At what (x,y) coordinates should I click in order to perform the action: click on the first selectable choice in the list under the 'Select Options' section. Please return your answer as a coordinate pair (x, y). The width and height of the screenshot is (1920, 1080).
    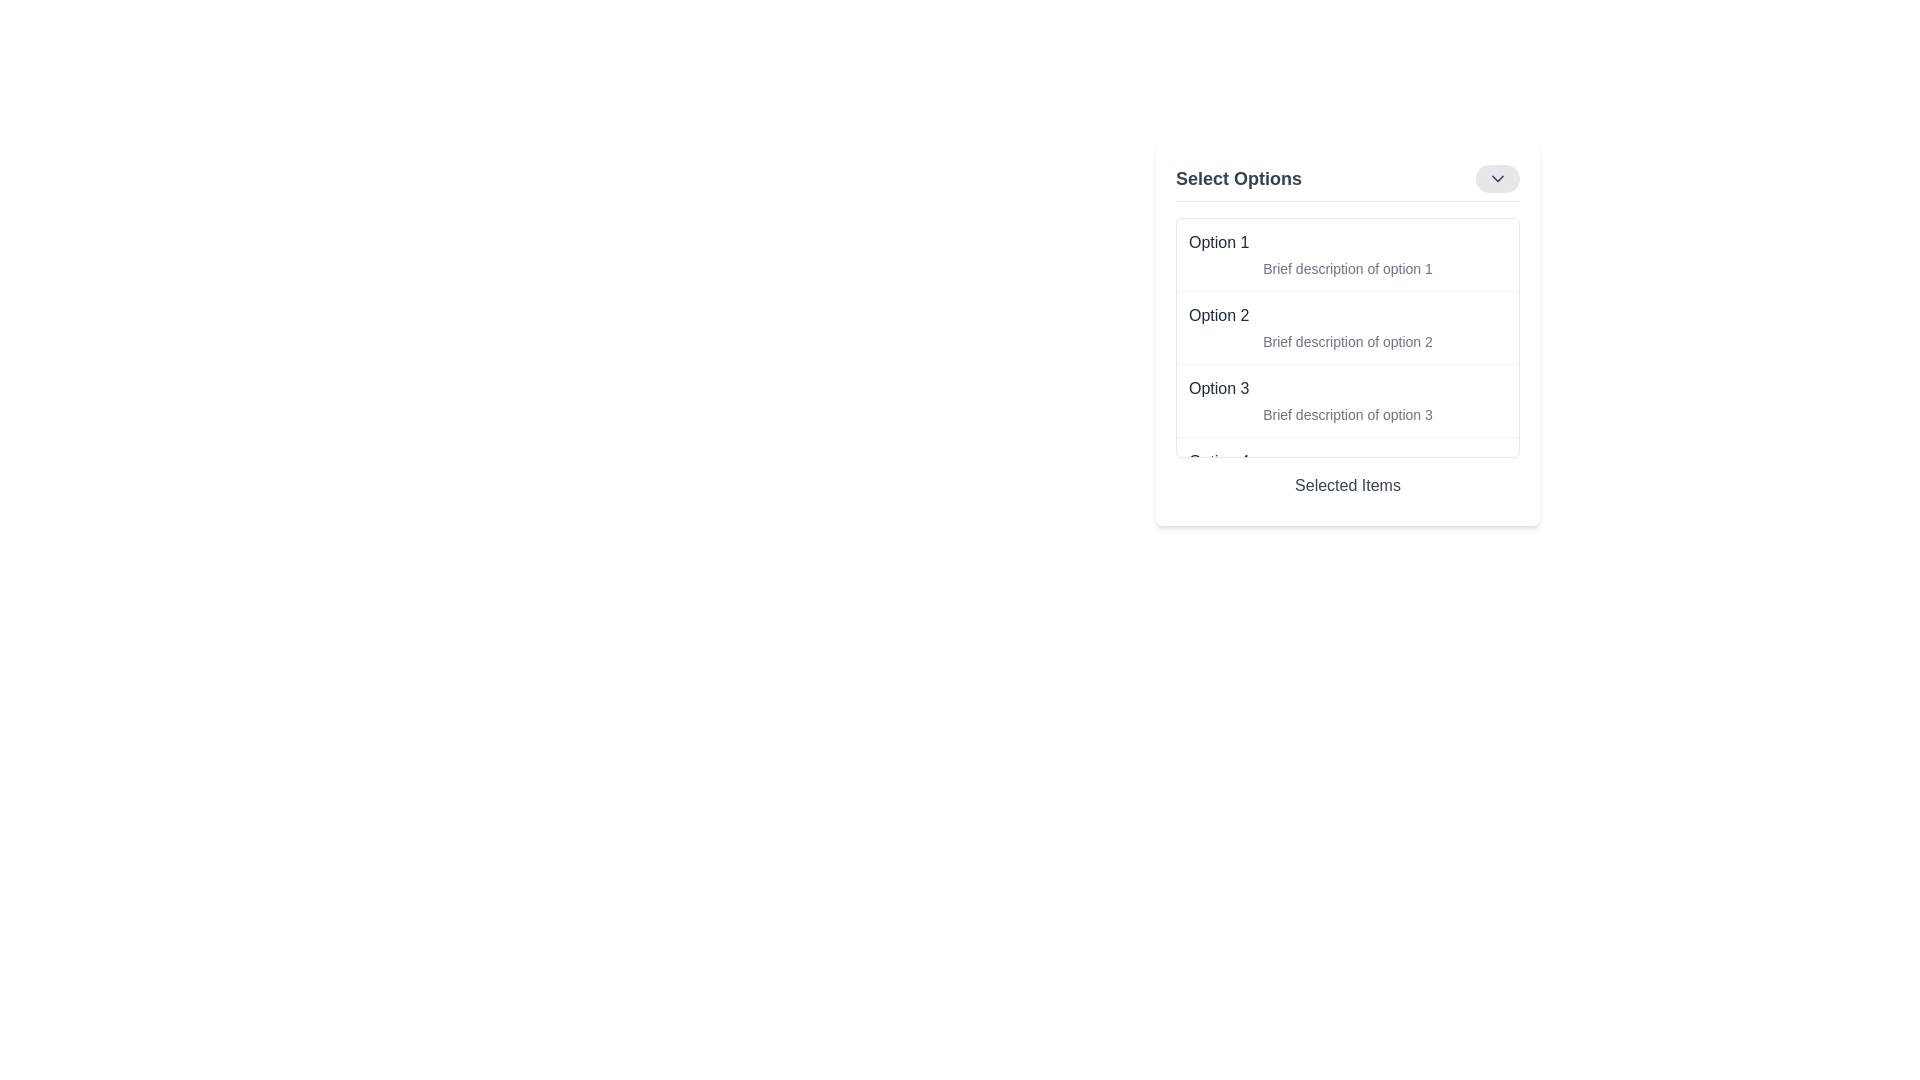
    Looking at the image, I should click on (1348, 253).